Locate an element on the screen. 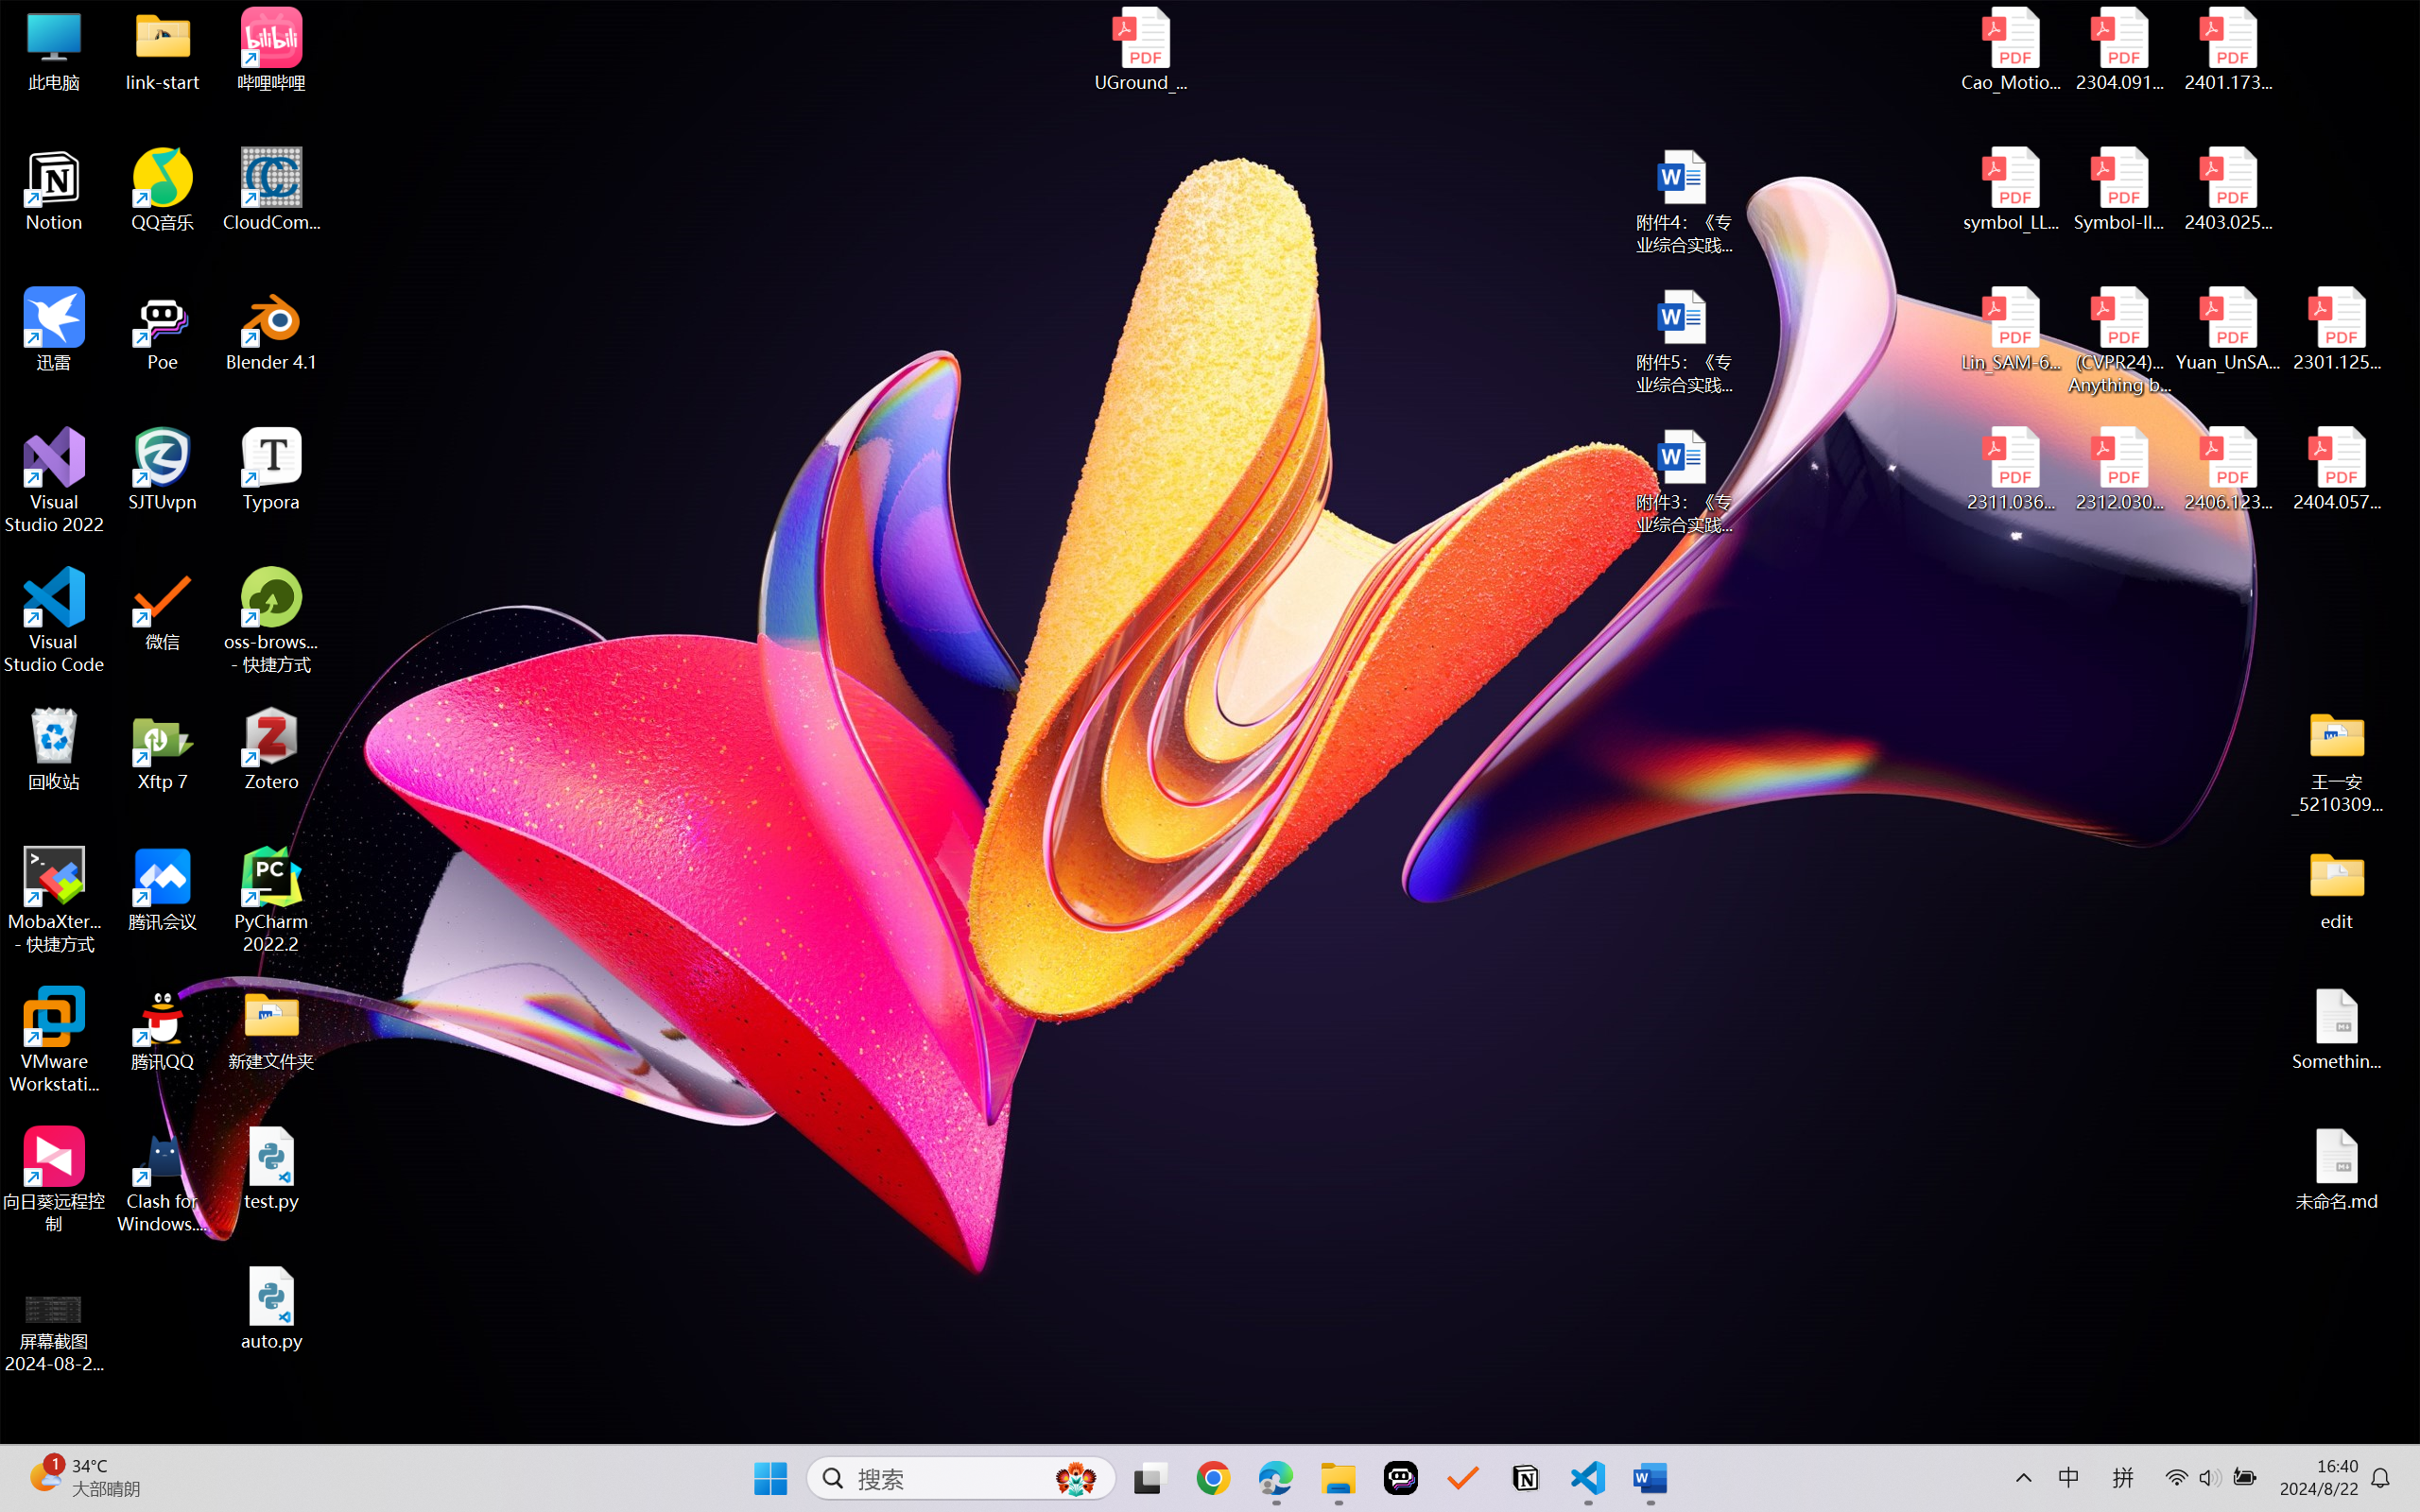 Image resolution: width=2420 pixels, height=1512 pixels. '(CVPR24)Matching Anything by Segmenting Anything.pdf' is located at coordinates (2118, 340).